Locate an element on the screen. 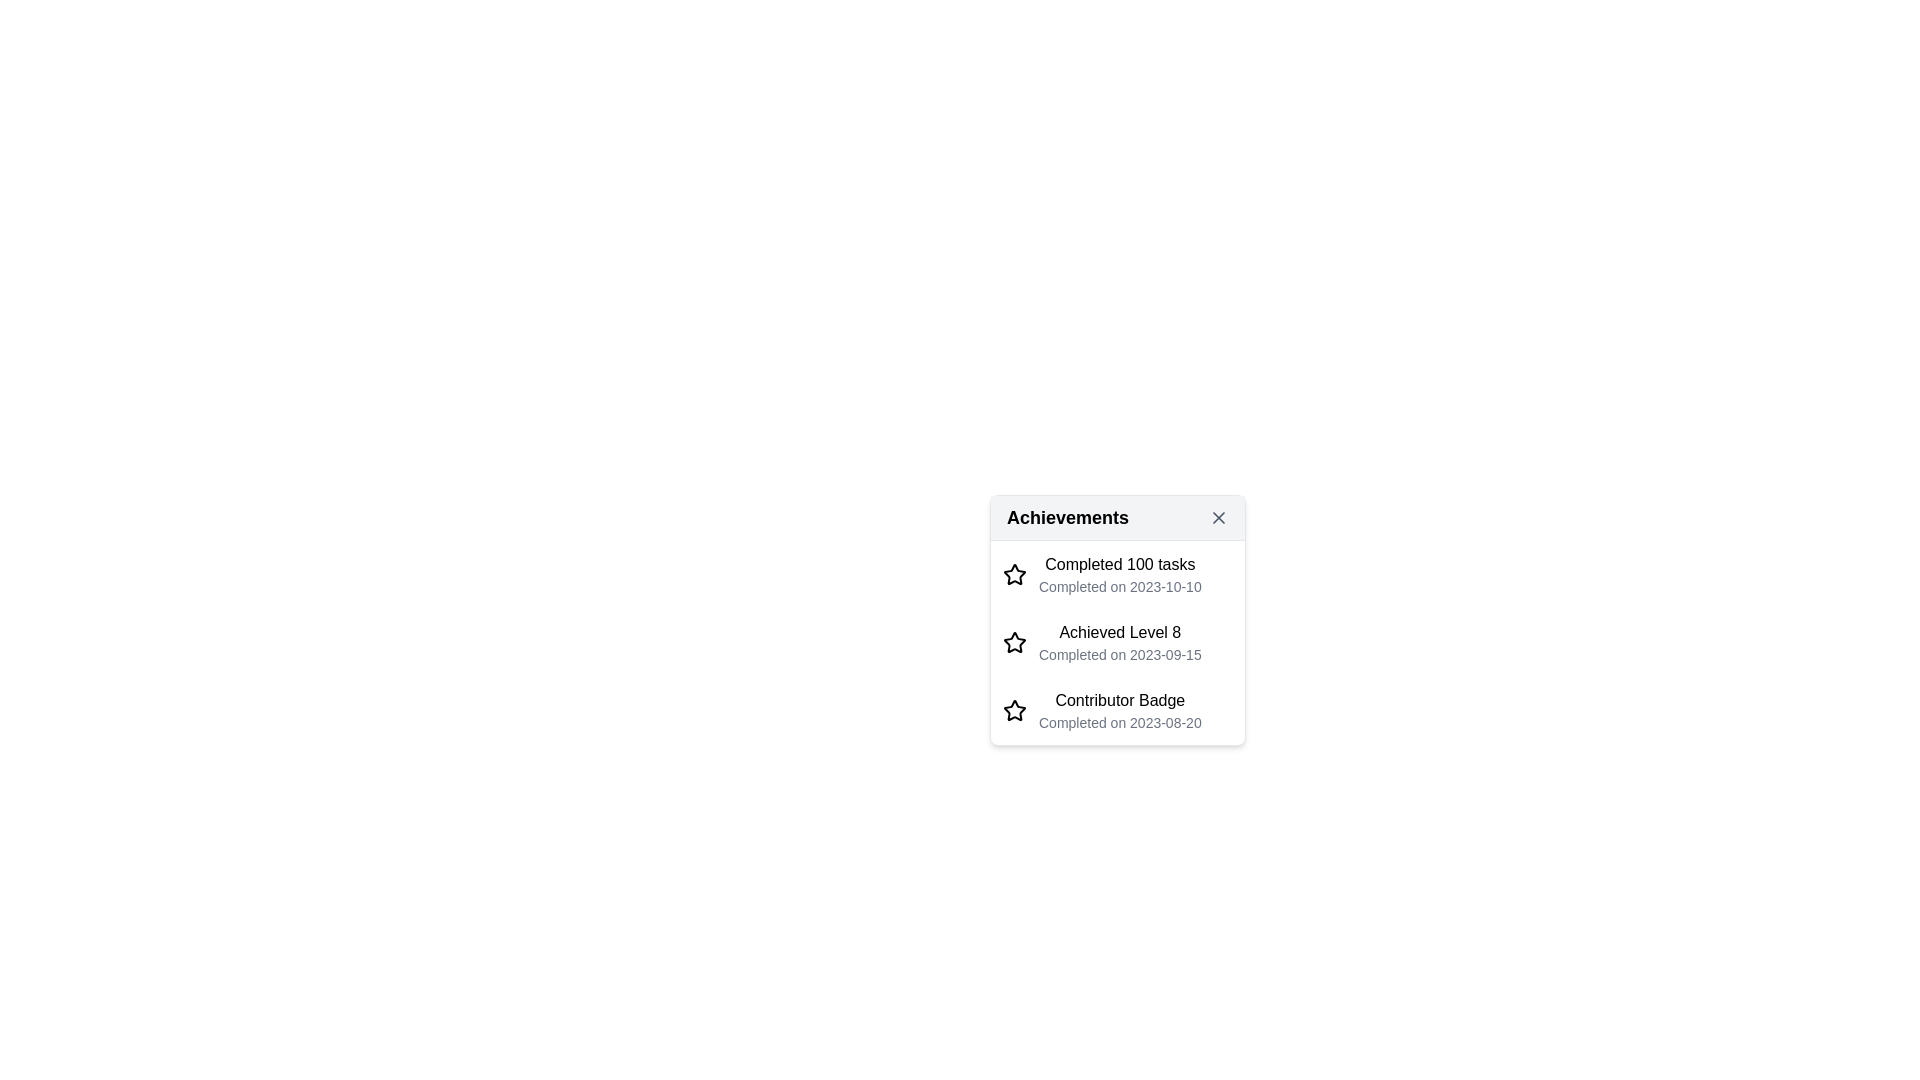 This screenshot has height=1080, width=1920. the static text element displaying 'Achievements' located at the top-left corner of the achievements section is located at coordinates (1067, 516).